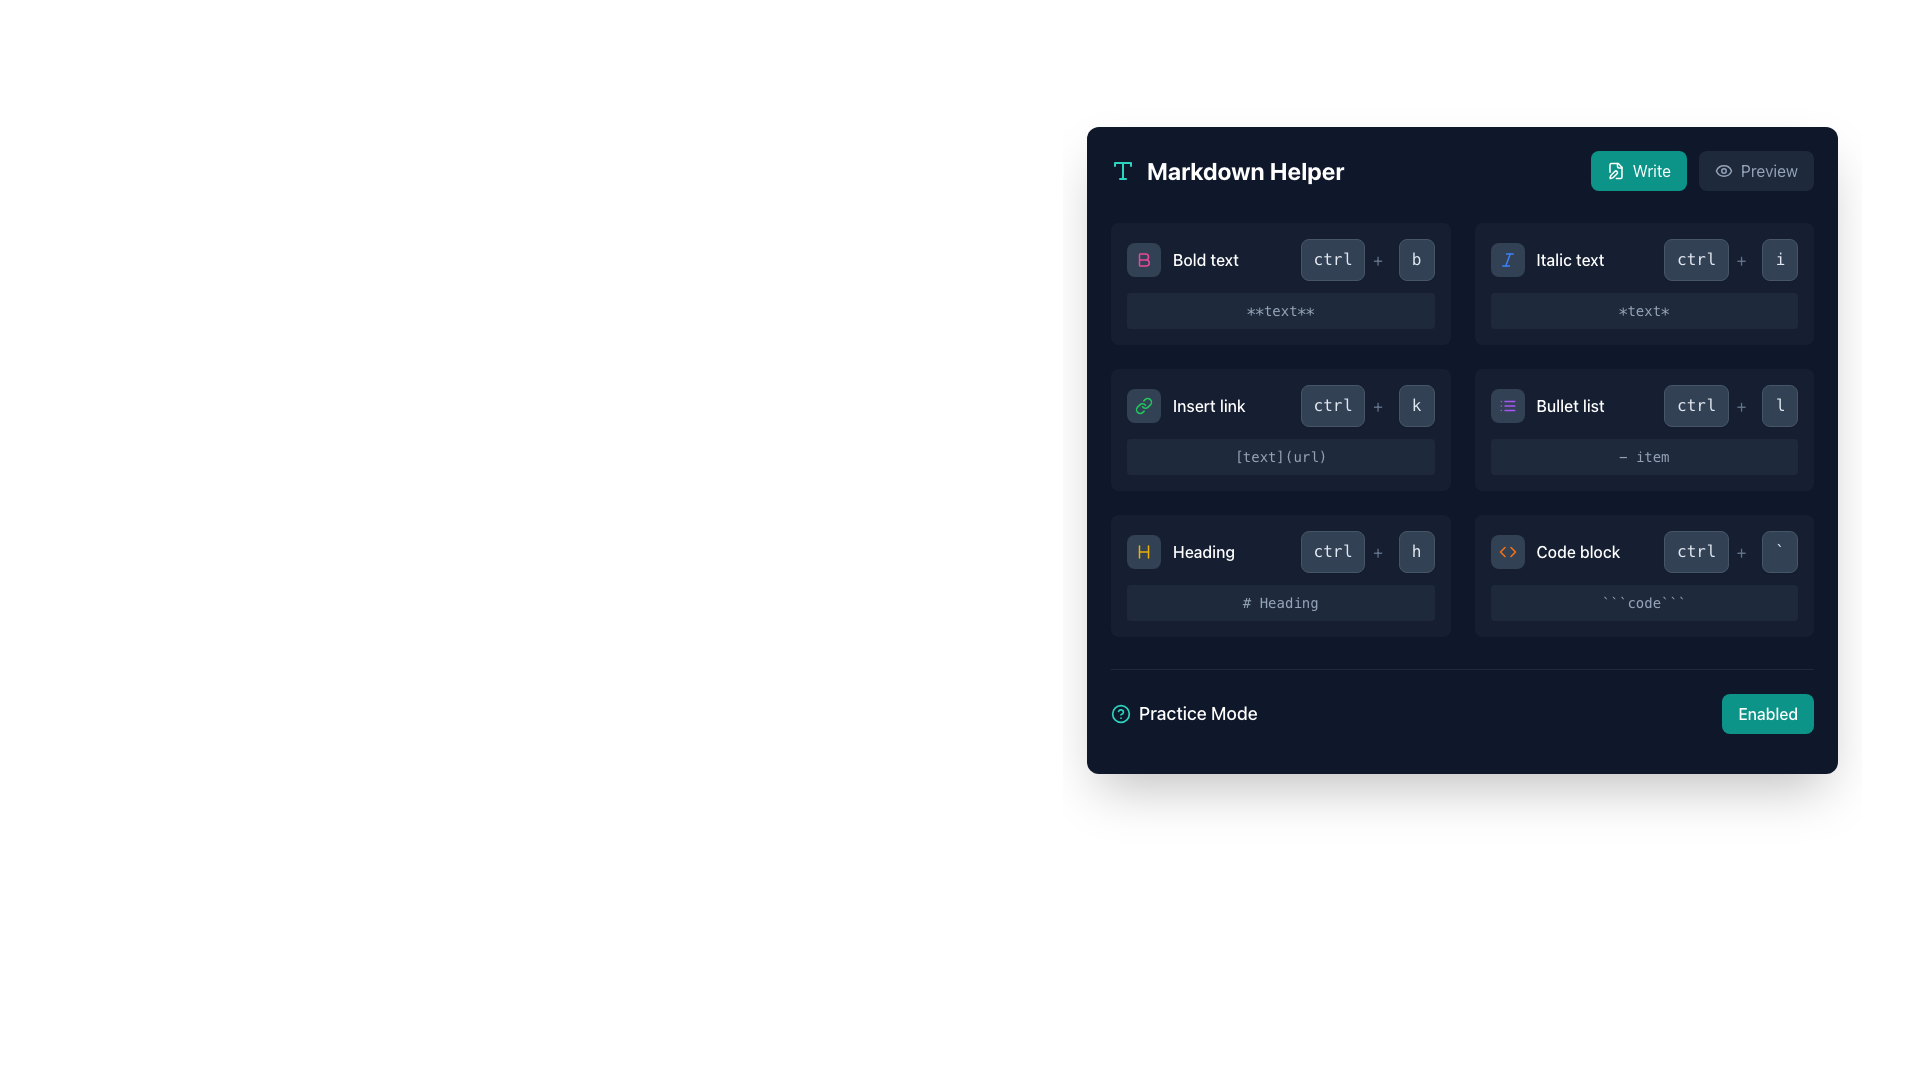 Image resolution: width=1920 pixels, height=1080 pixels. Describe the element at coordinates (1546, 258) in the screenshot. I see `the 'Italic text' option in the top-right section of the Markdown Helper interface, which is the second element in the first row` at that location.